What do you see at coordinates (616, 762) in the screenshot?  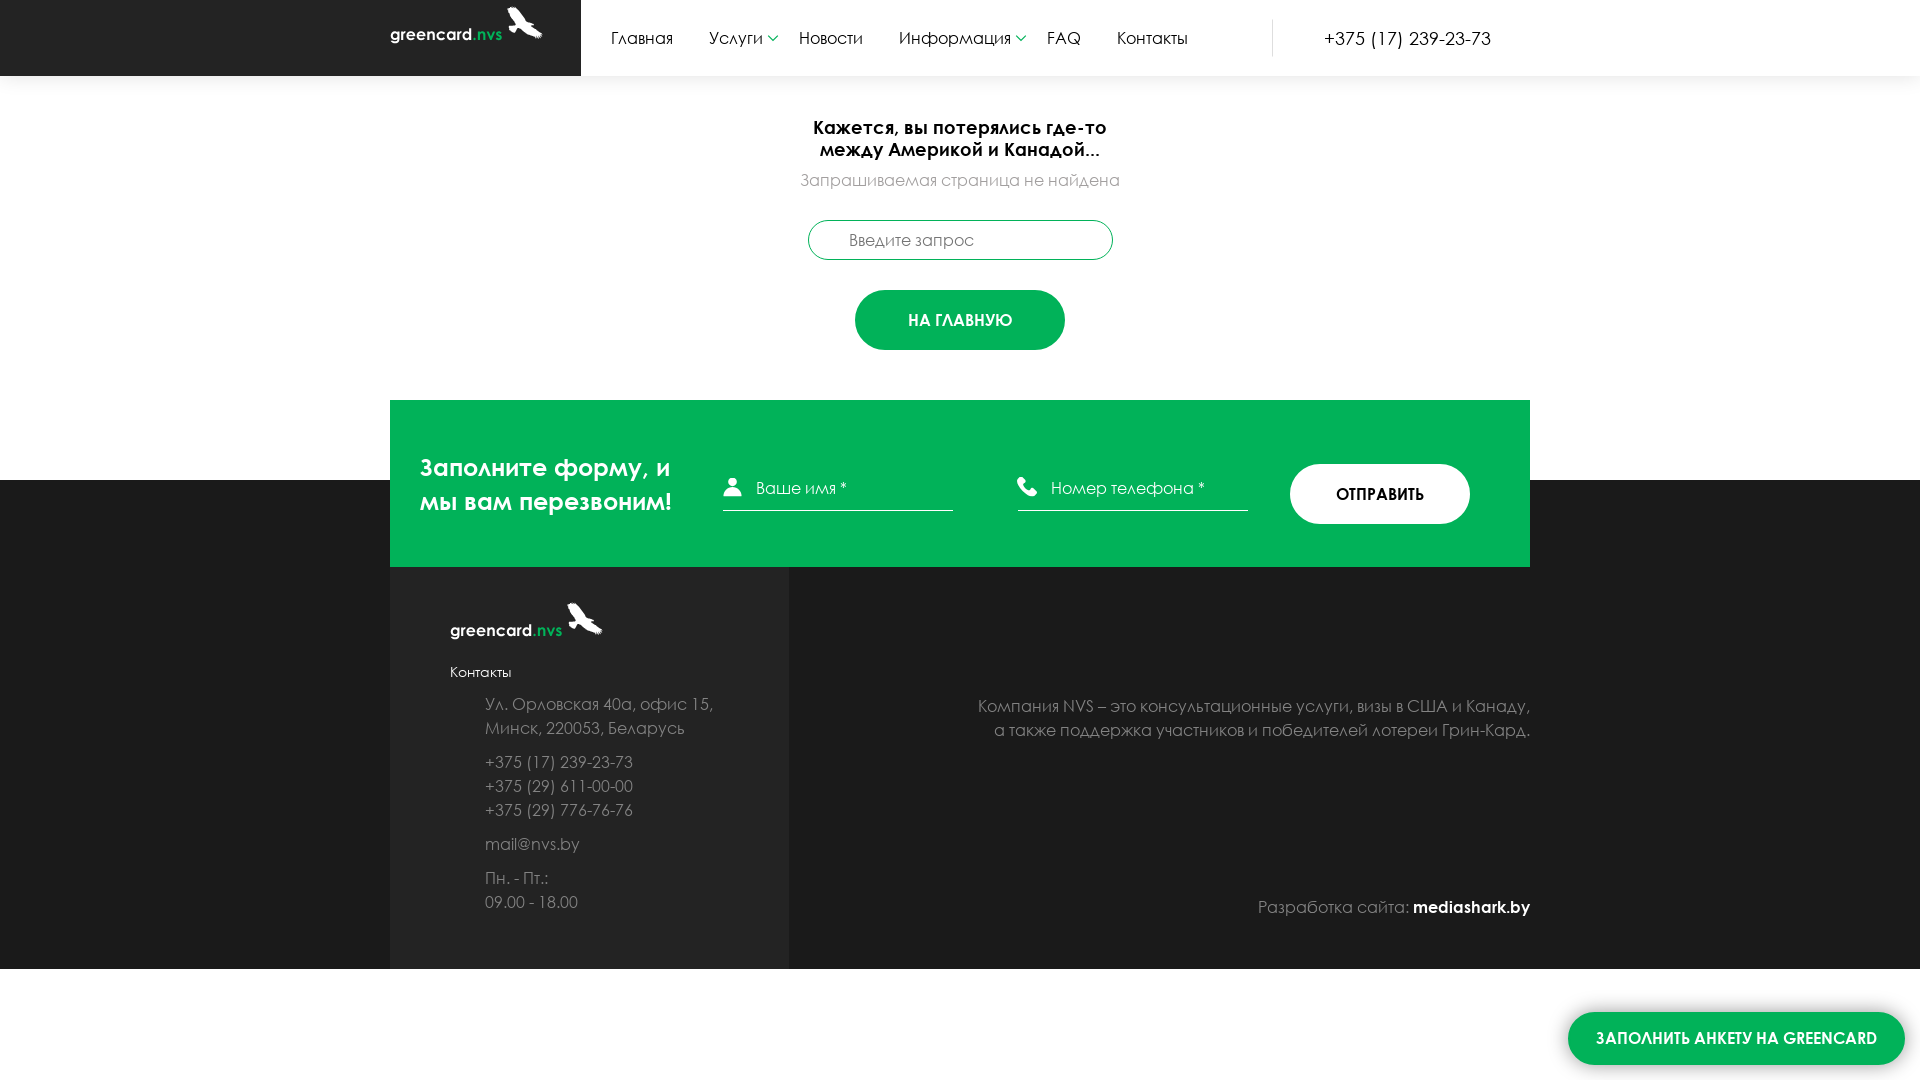 I see `'+375 (17) 239-23-73'` at bounding box center [616, 762].